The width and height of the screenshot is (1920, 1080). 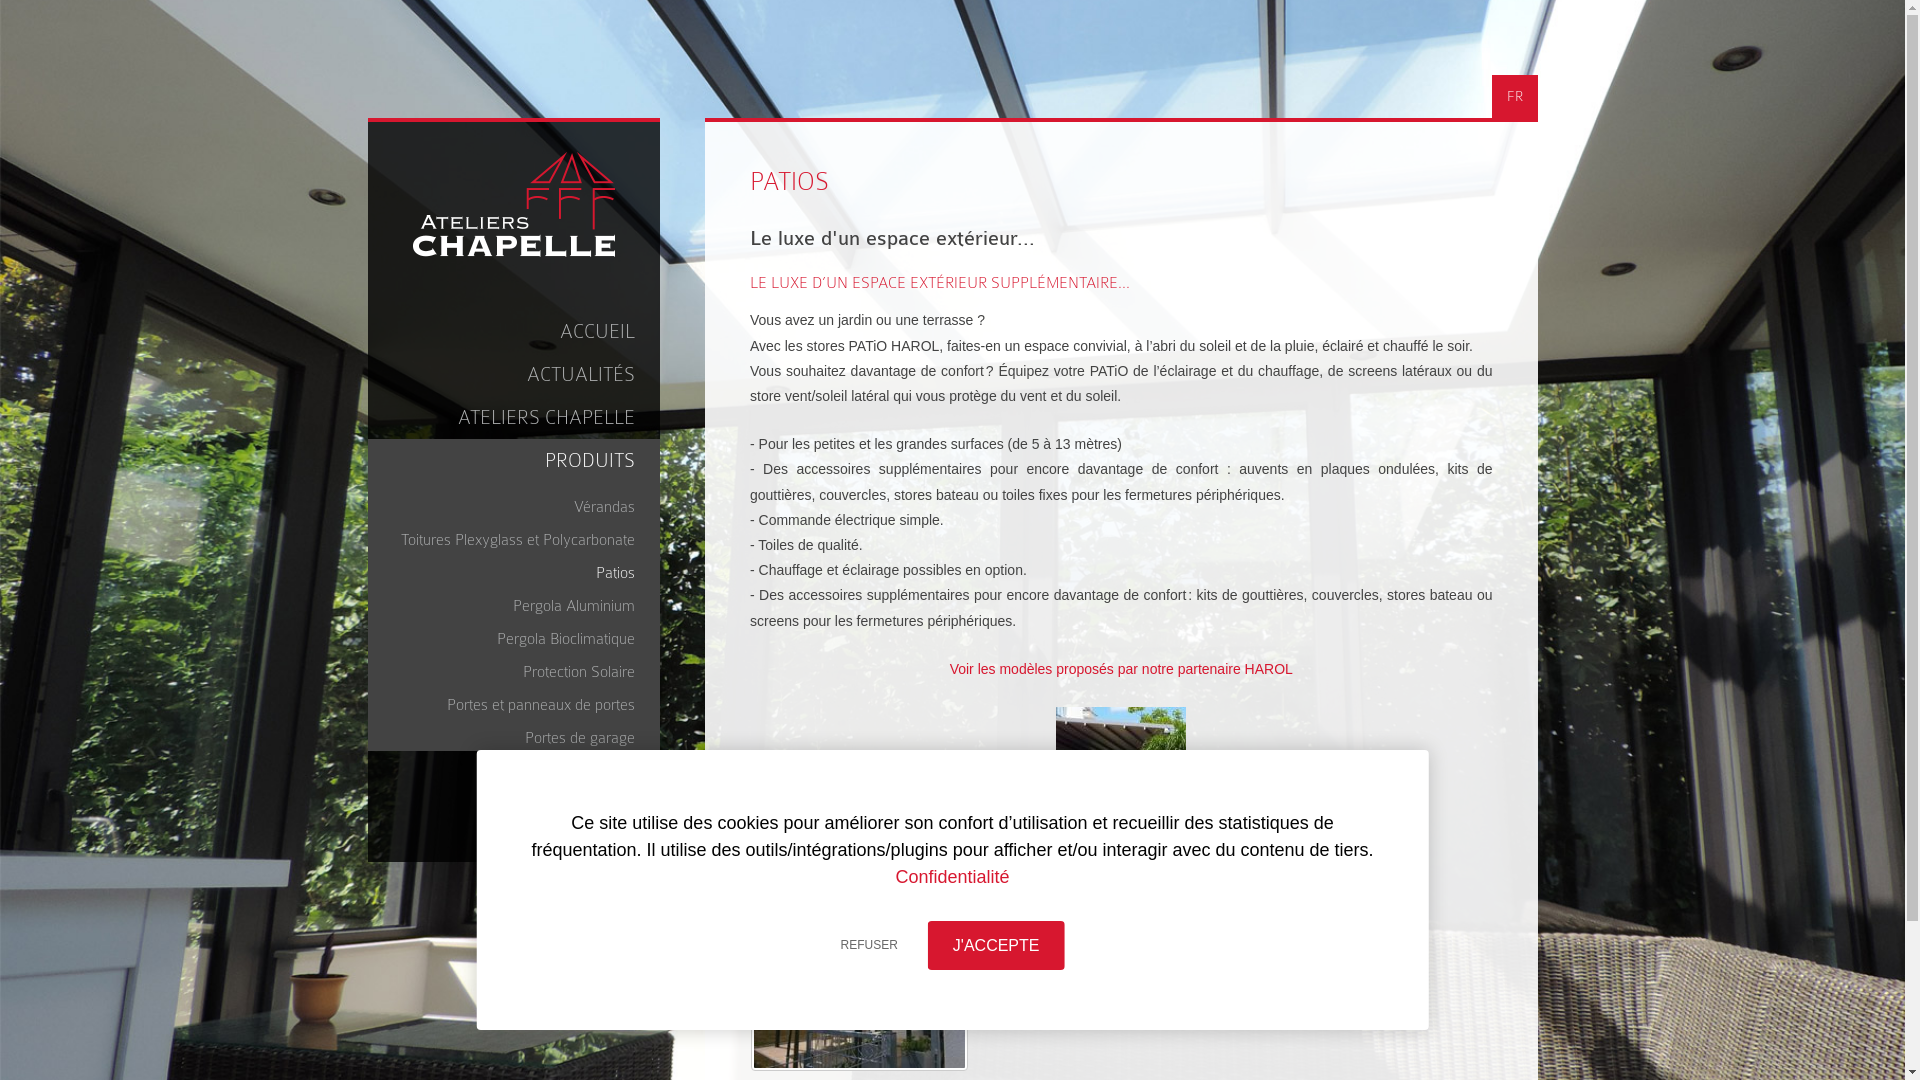 What do you see at coordinates (519, 569) in the screenshot?
I see `'Patios'` at bounding box center [519, 569].